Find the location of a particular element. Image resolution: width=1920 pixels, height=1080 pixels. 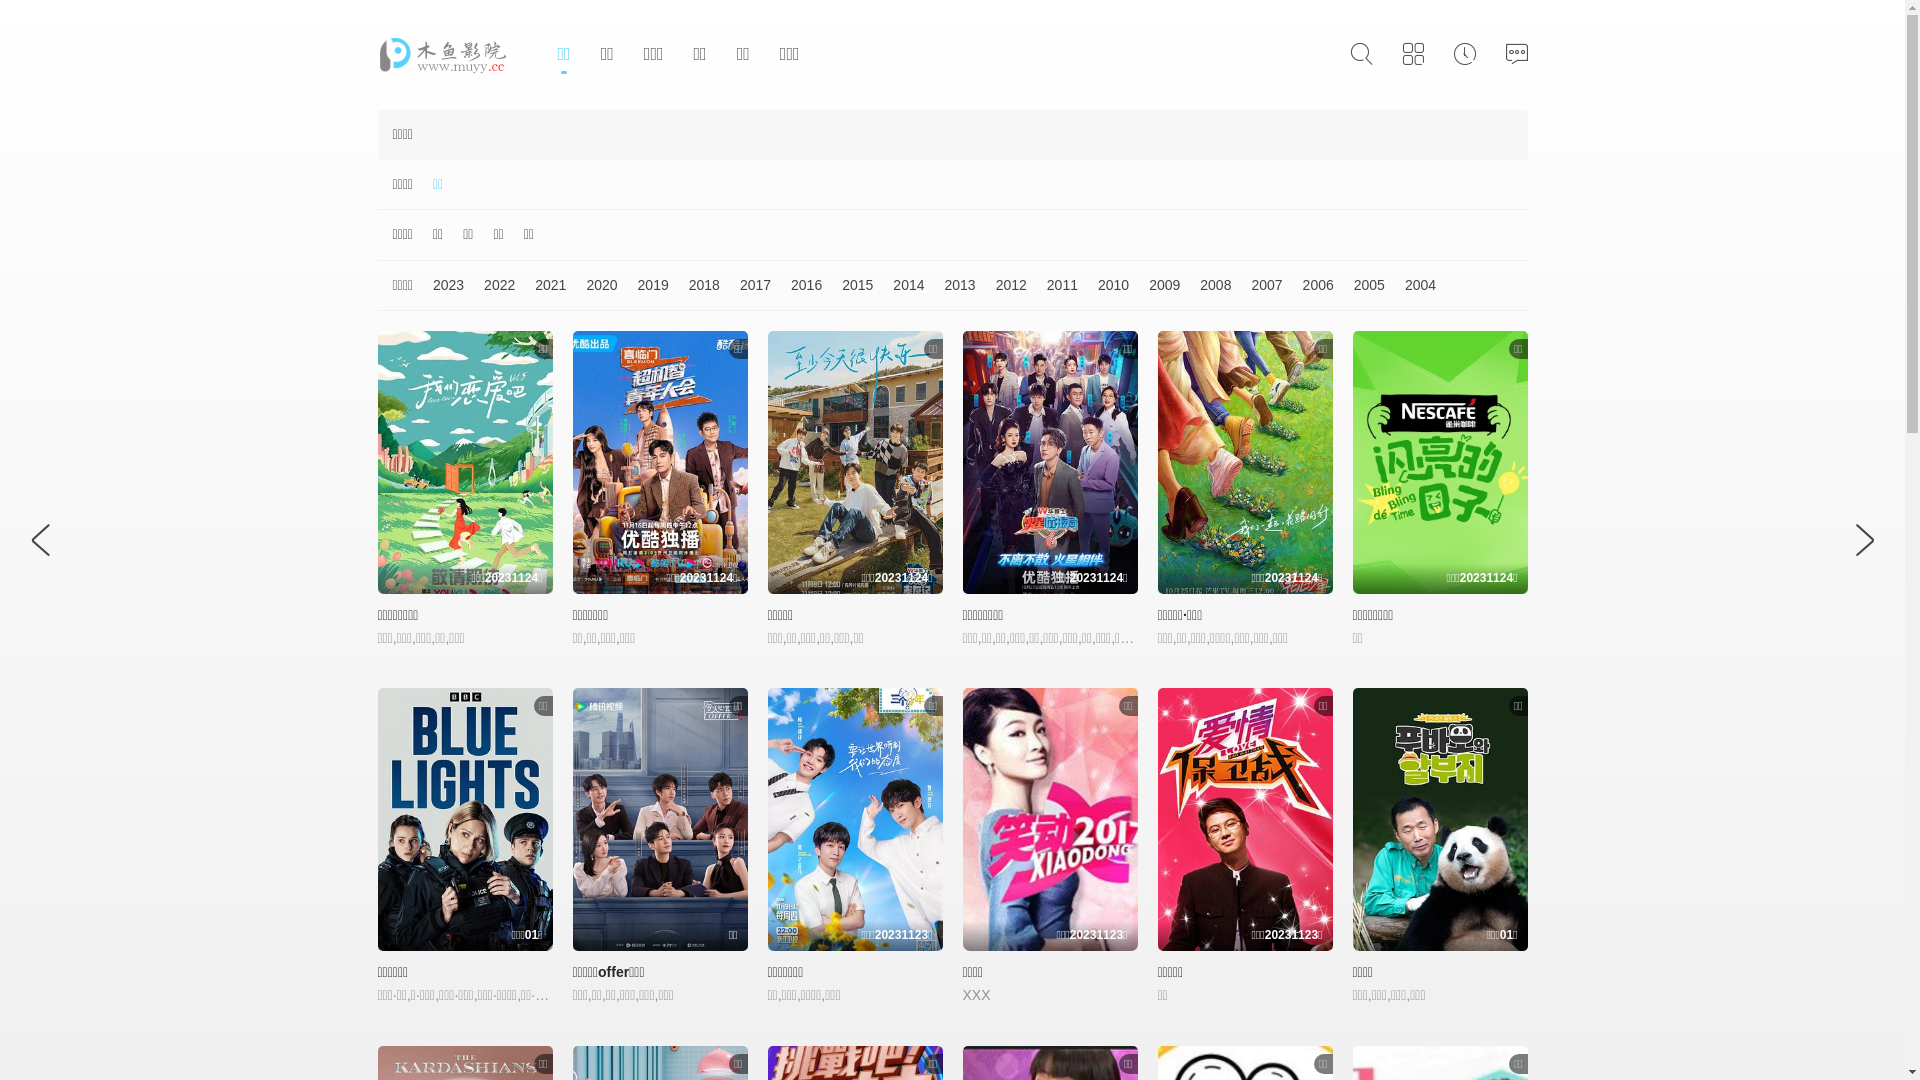

'2014' is located at coordinates (897, 285).